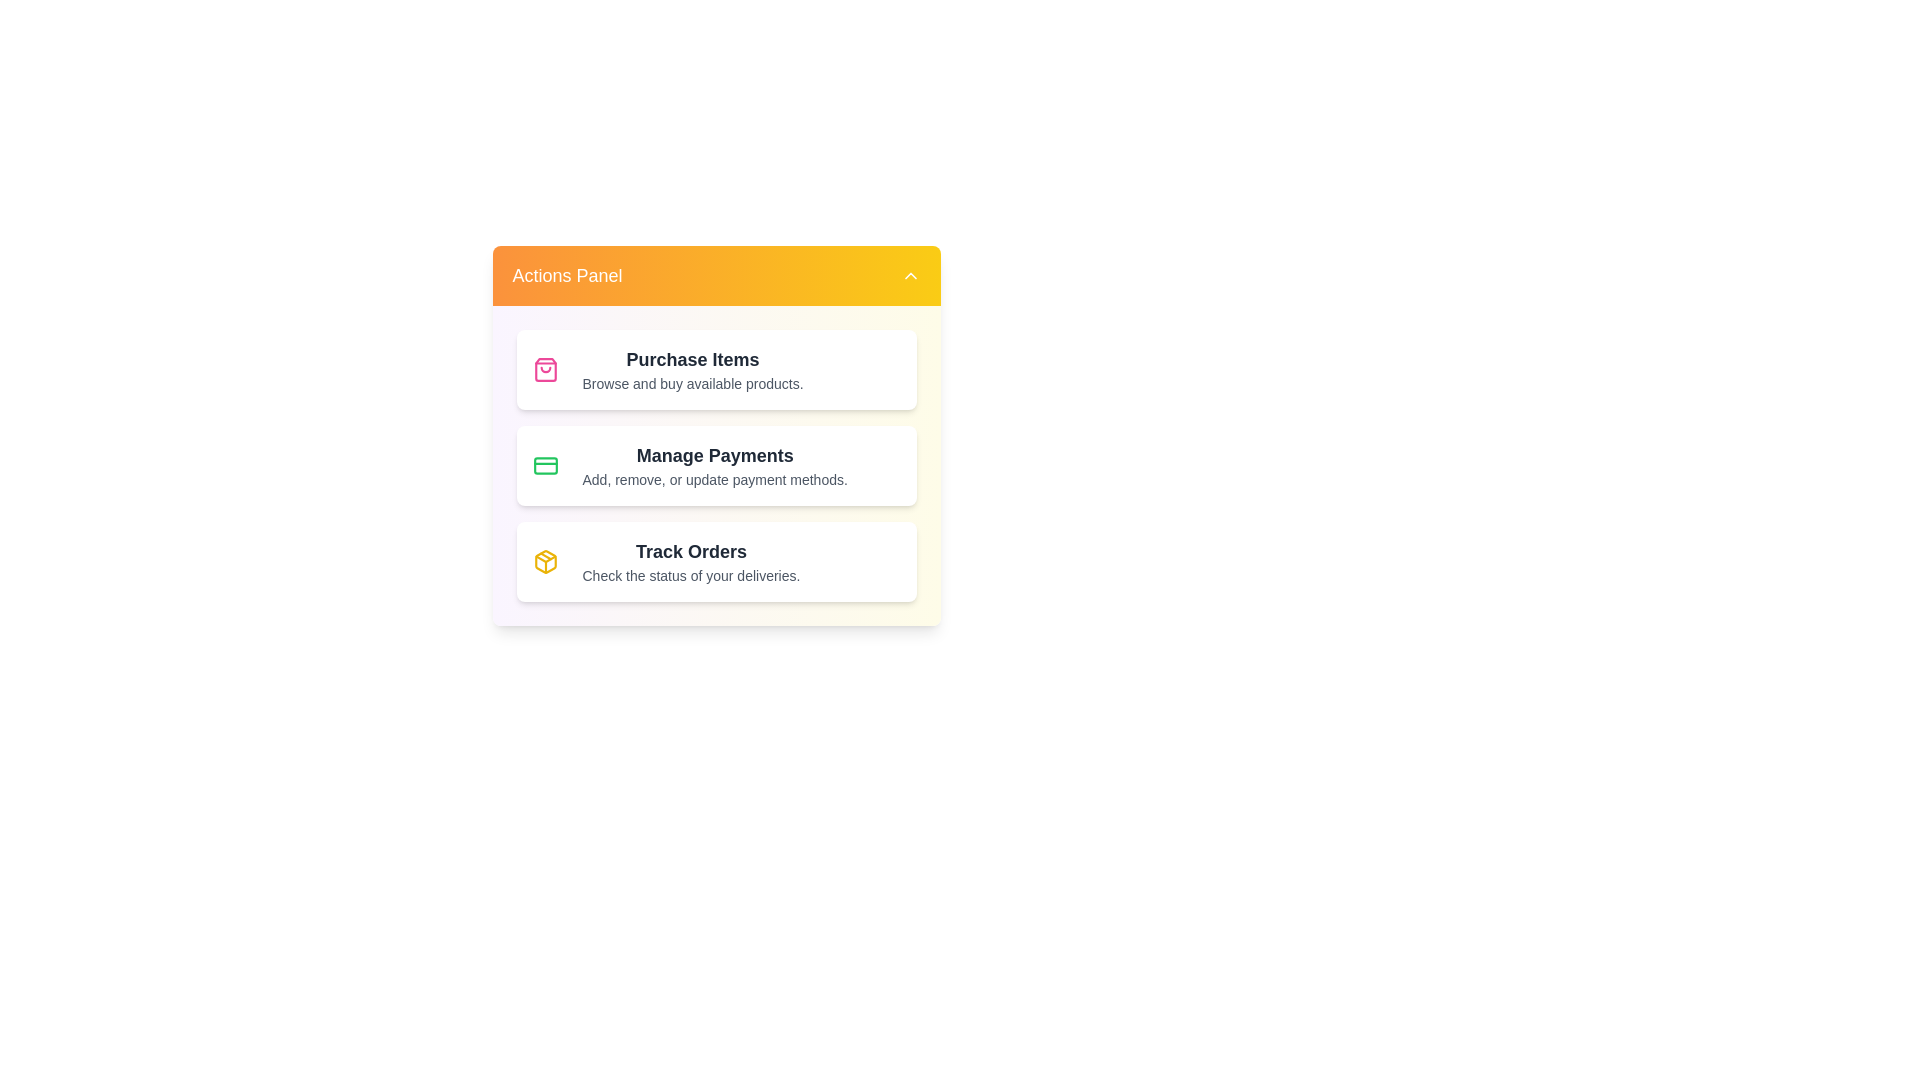 The image size is (1920, 1080). Describe the element at coordinates (716, 466) in the screenshot. I see `the action item Manage Payments to reveal further details` at that location.